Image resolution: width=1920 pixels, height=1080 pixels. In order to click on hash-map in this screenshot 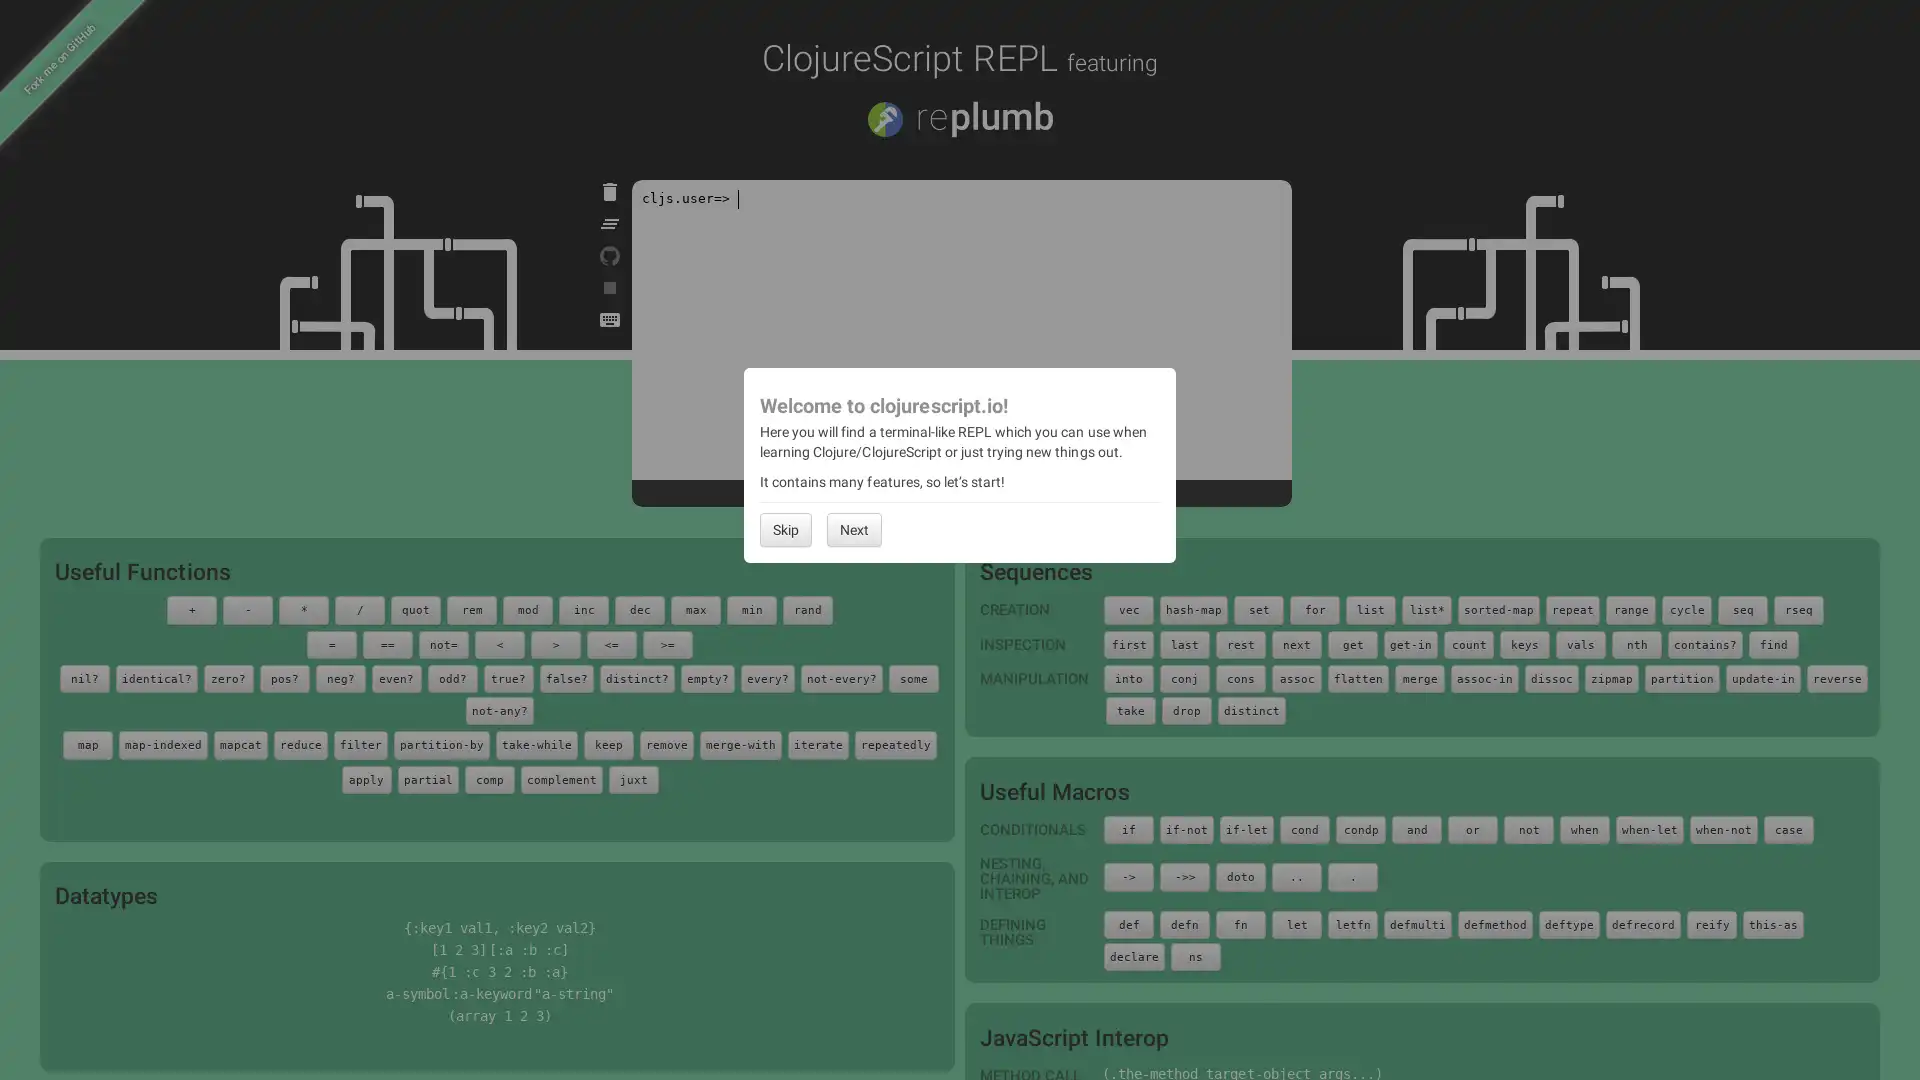, I will do `click(1194, 608)`.